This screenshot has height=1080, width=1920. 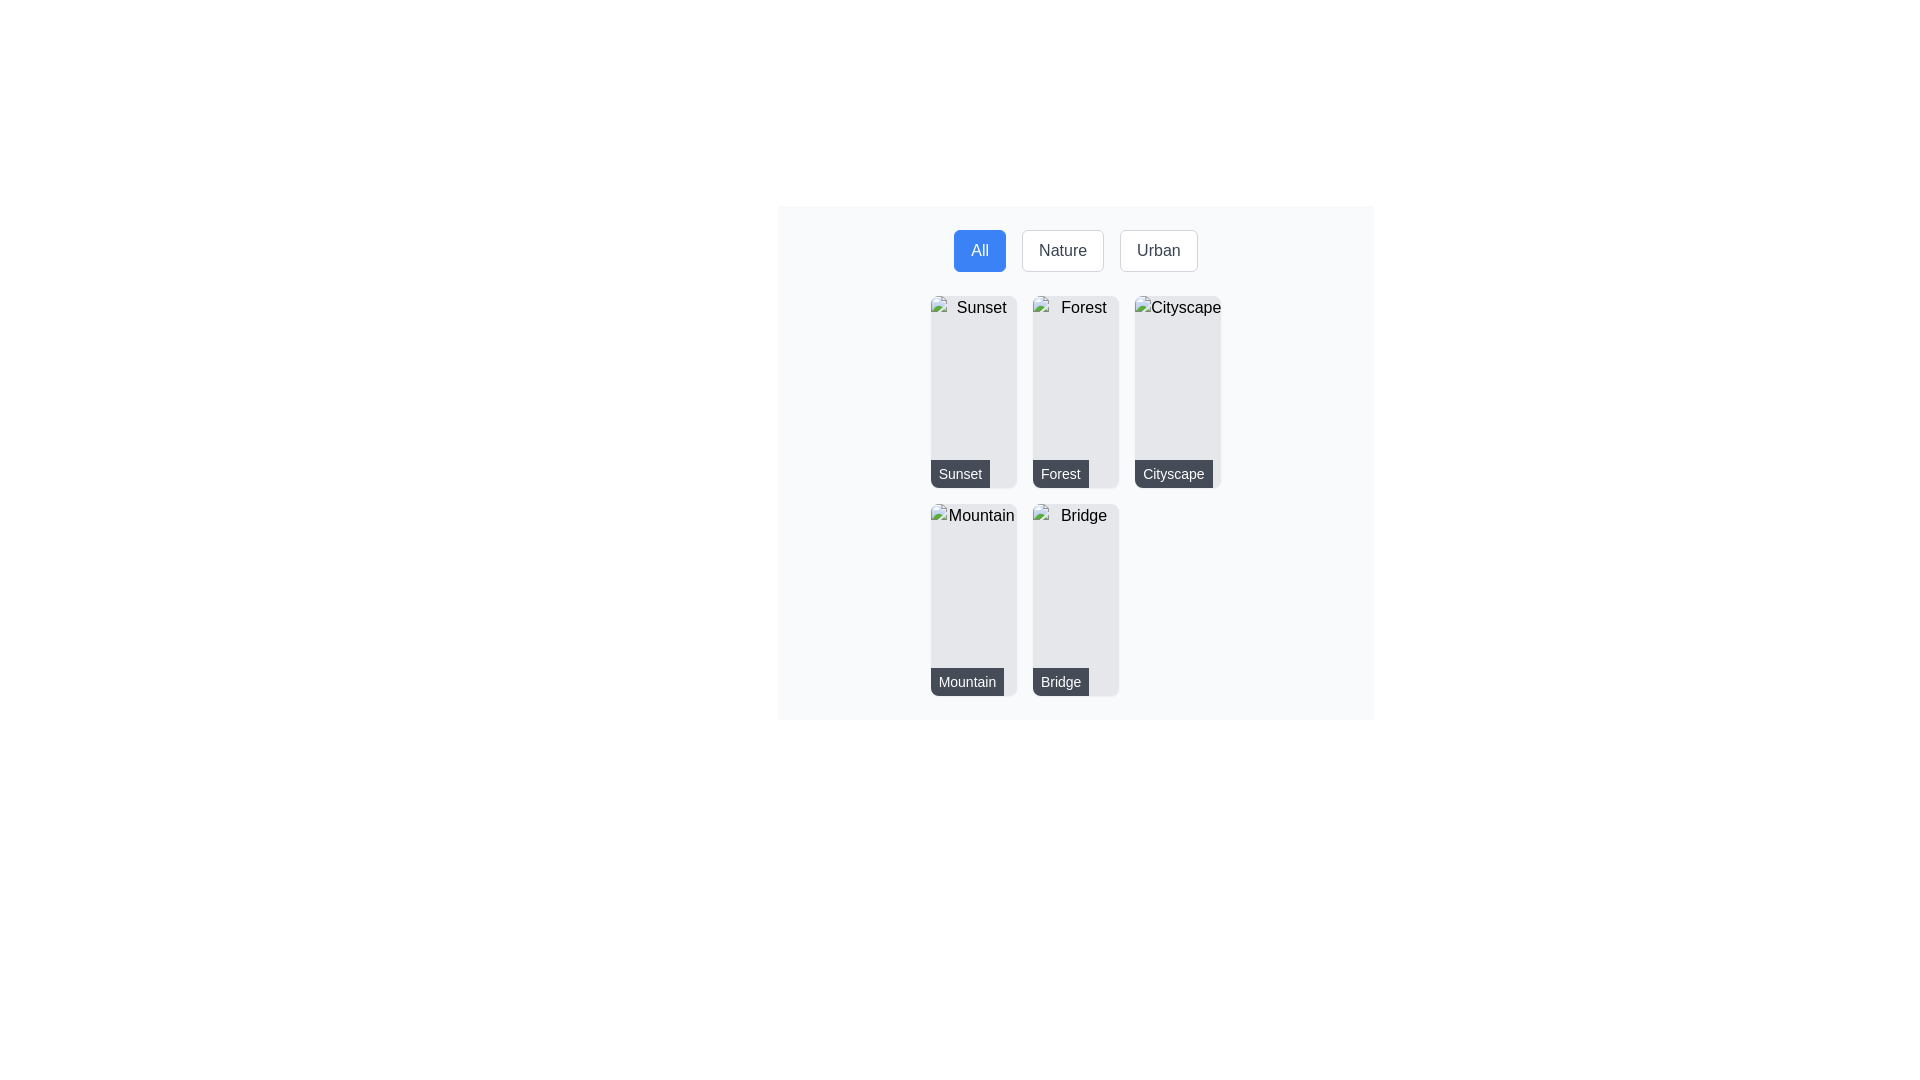 What do you see at coordinates (1173, 474) in the screenshot?
I see `the 'Cityscape' text label, which is displayed in white font against a dark gray background, located at the bottom-left corner of its card component in the third column of a grid layout` at bounding box center [1173, 474].